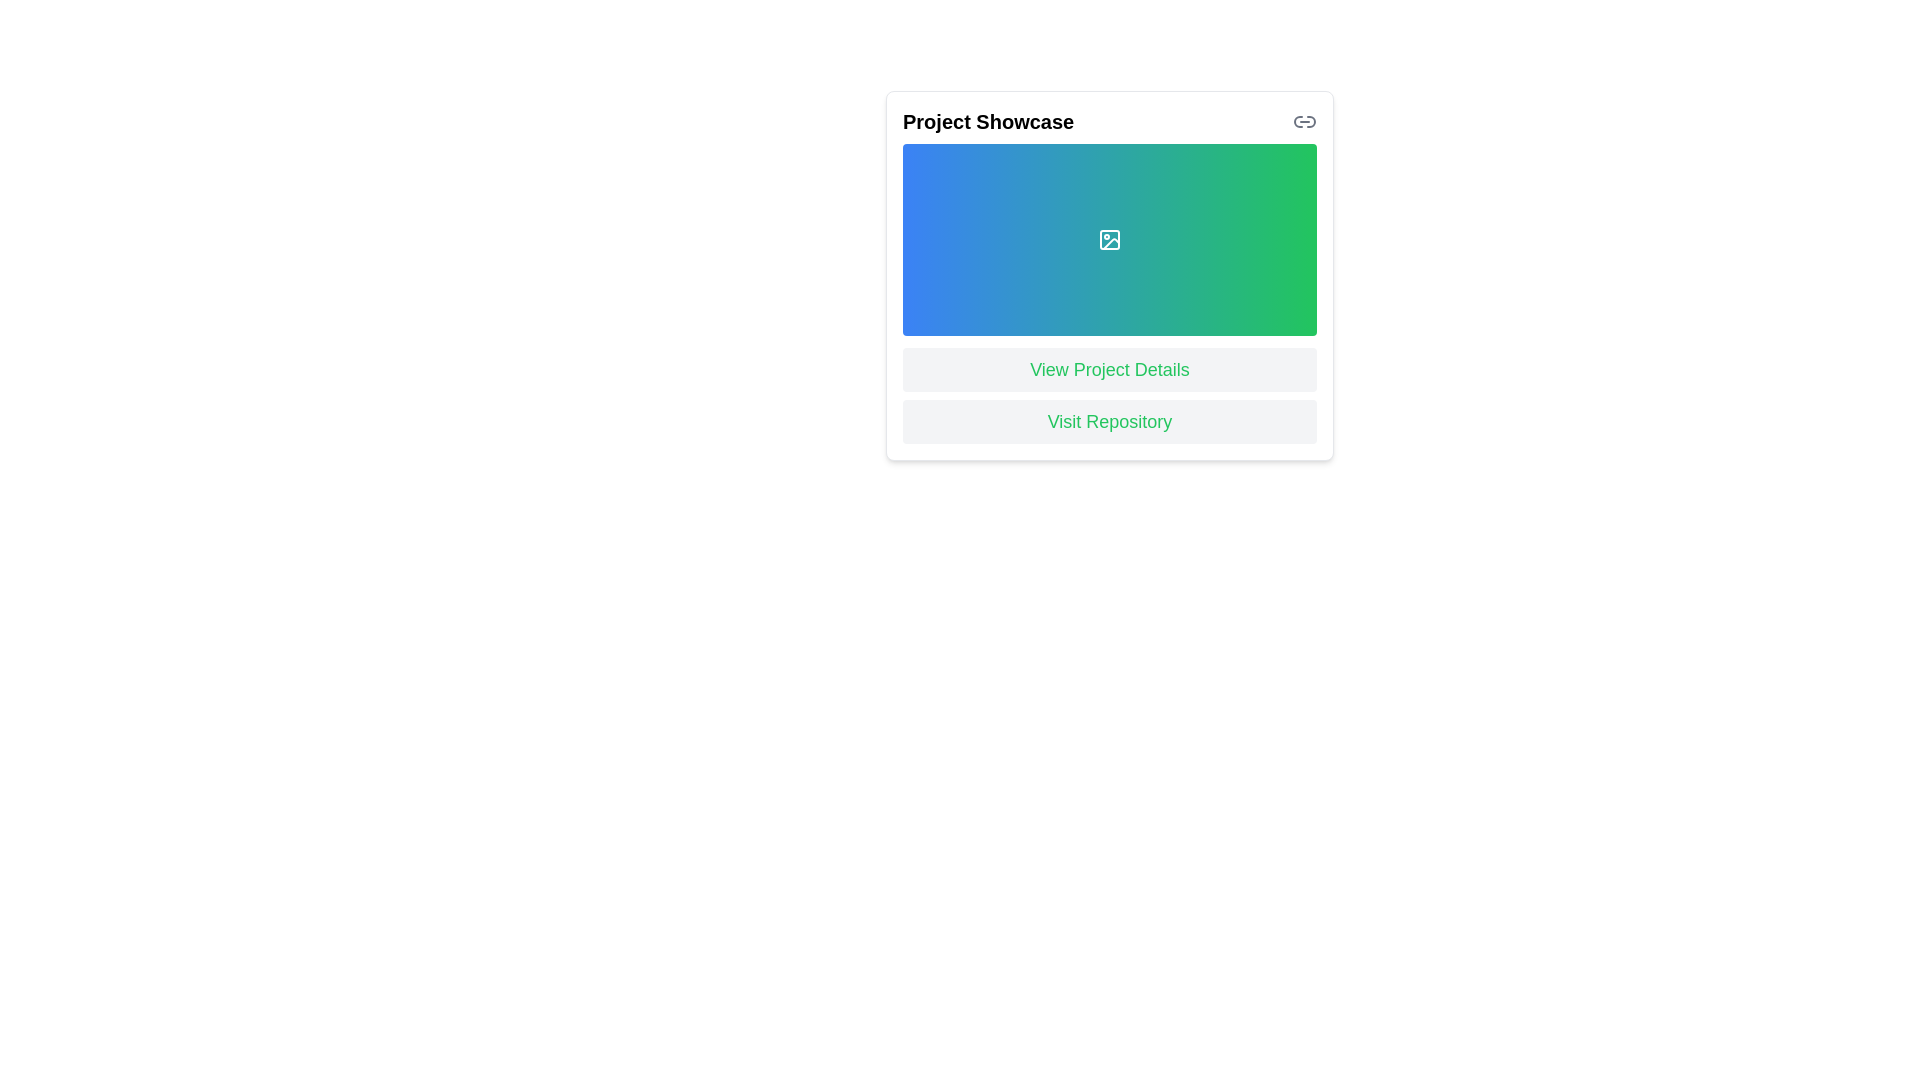 This screenshot has width=1920, height=1080. I want to click on the simplified image placeholder icon with rounded corners, which is centrally located within the colorful gradient background of the 'Project Showcase' card, so click(1108, 238).